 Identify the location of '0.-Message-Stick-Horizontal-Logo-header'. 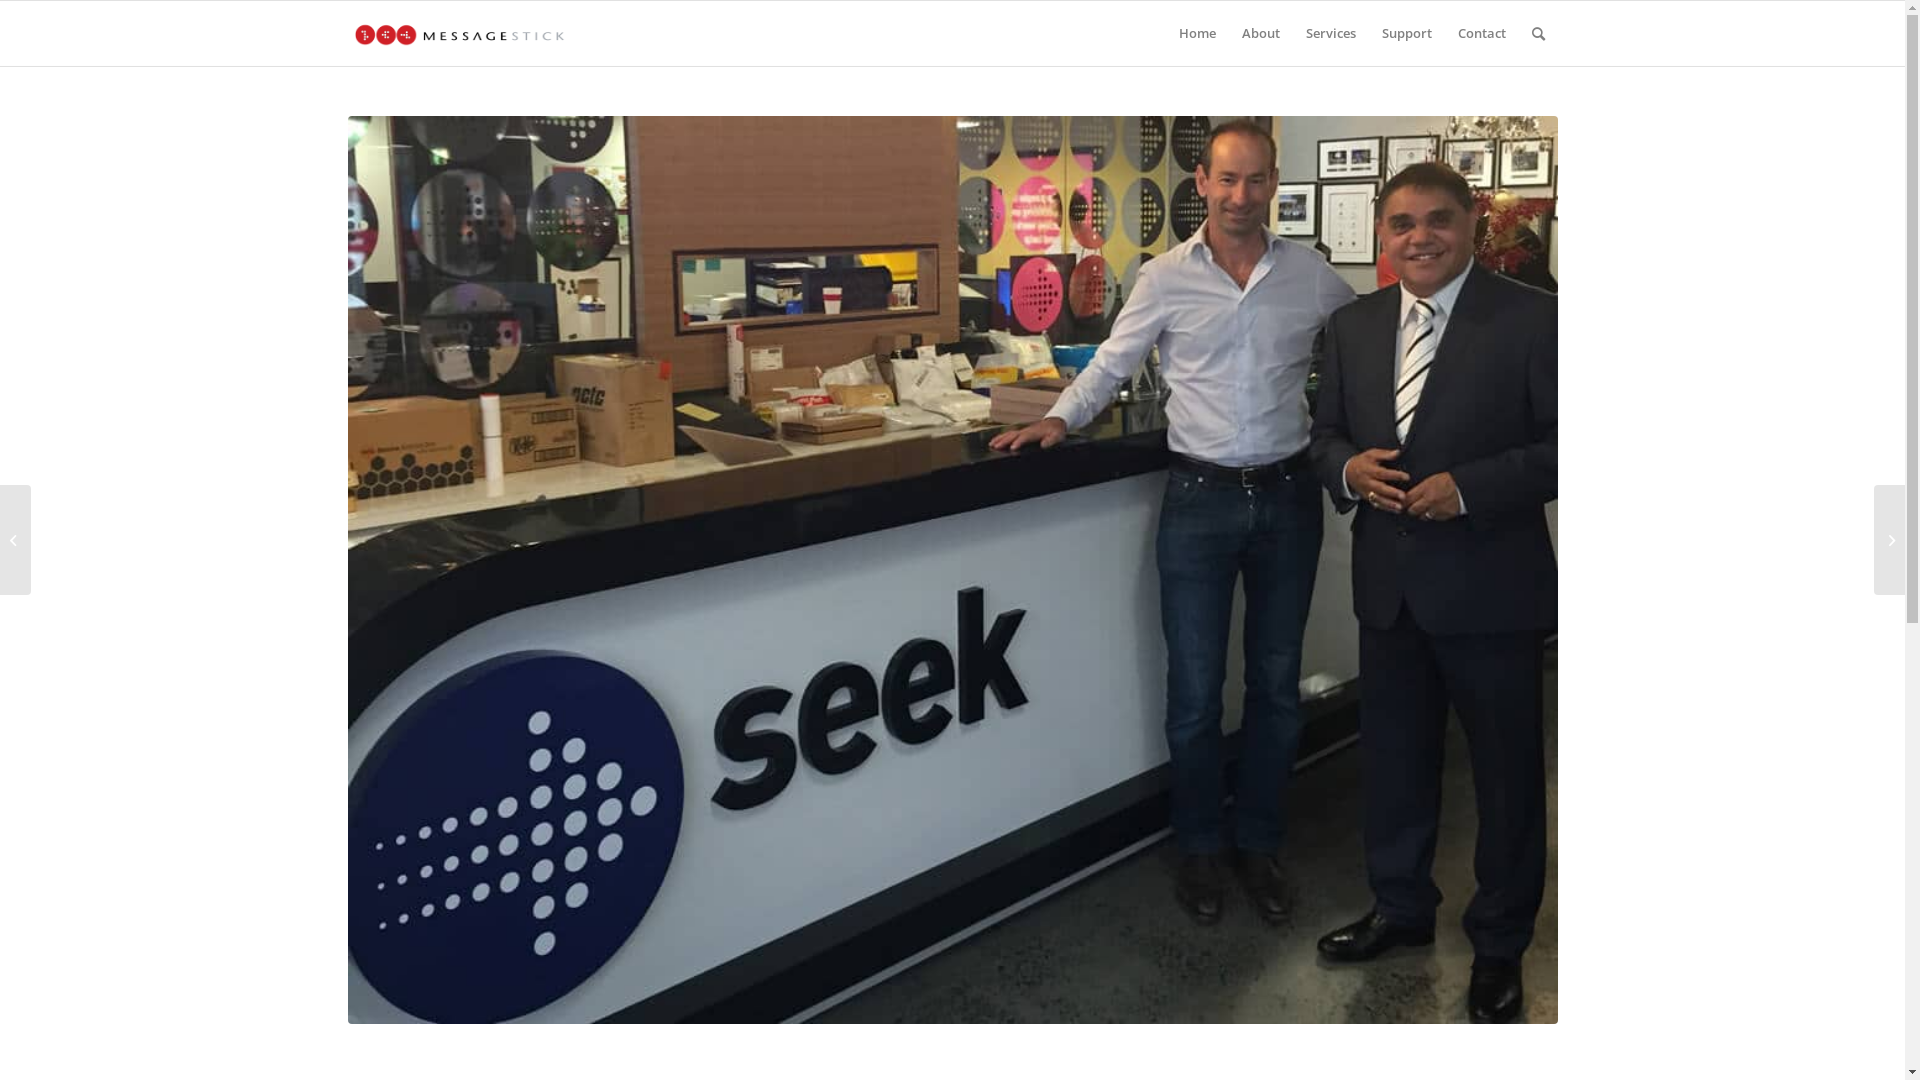
(459, 33).